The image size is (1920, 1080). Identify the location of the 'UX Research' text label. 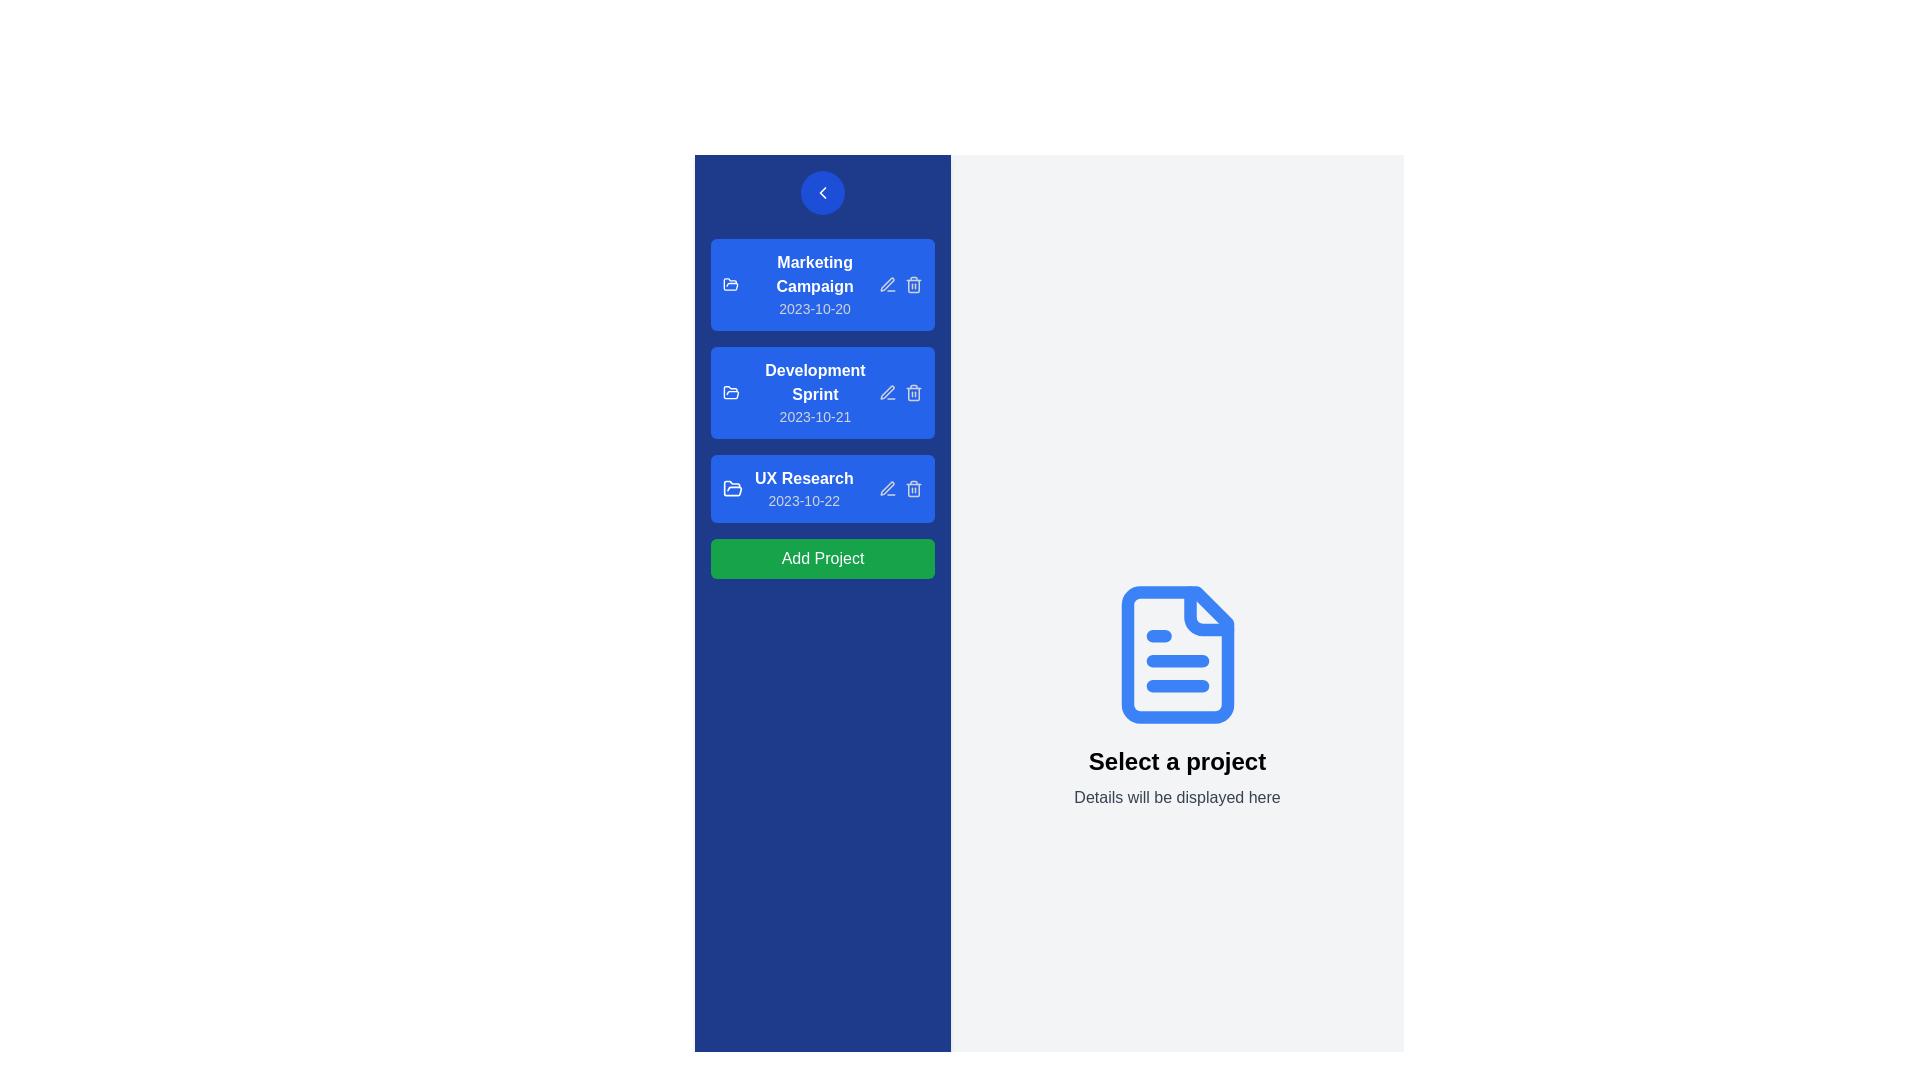
(804, 478).